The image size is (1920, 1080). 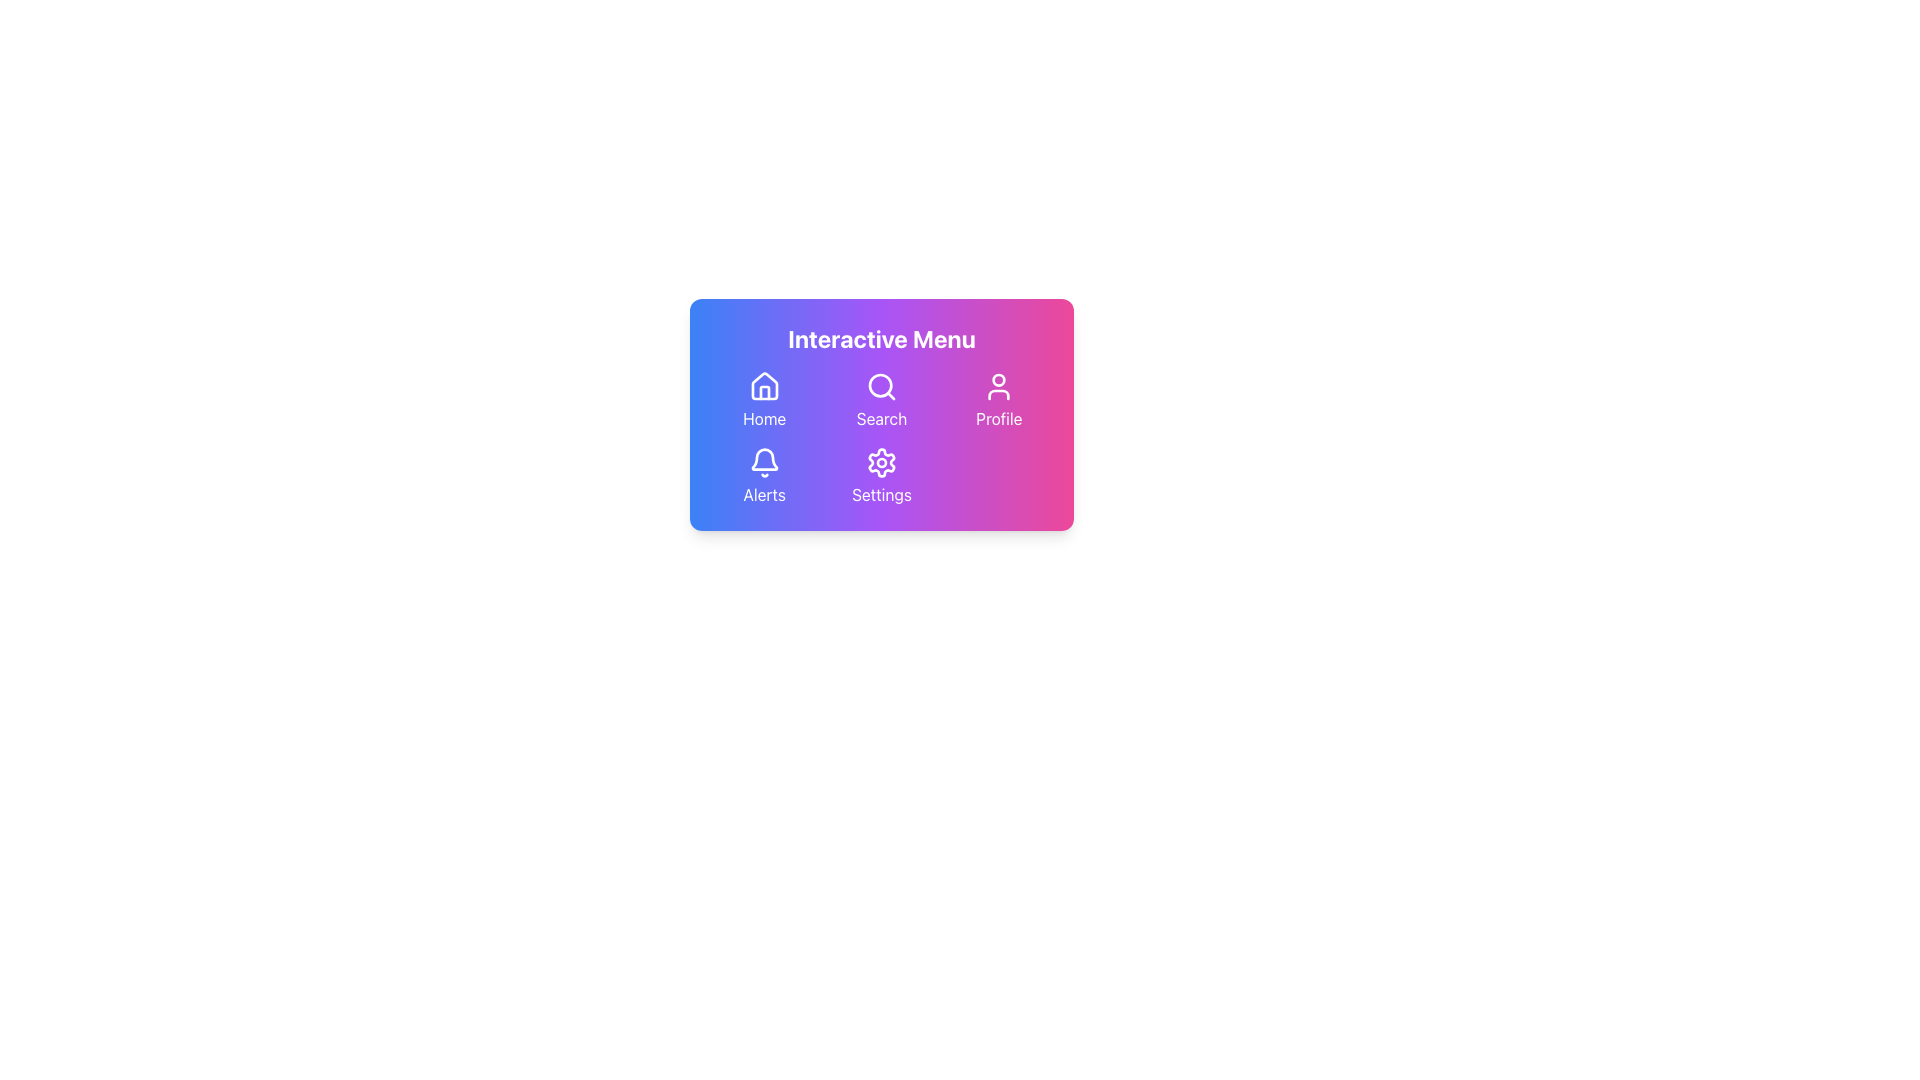 What do you see at coordinates (881, 477) in the screenshot?
I see `the 'Settings' button located` at bounding box center [881, 477].